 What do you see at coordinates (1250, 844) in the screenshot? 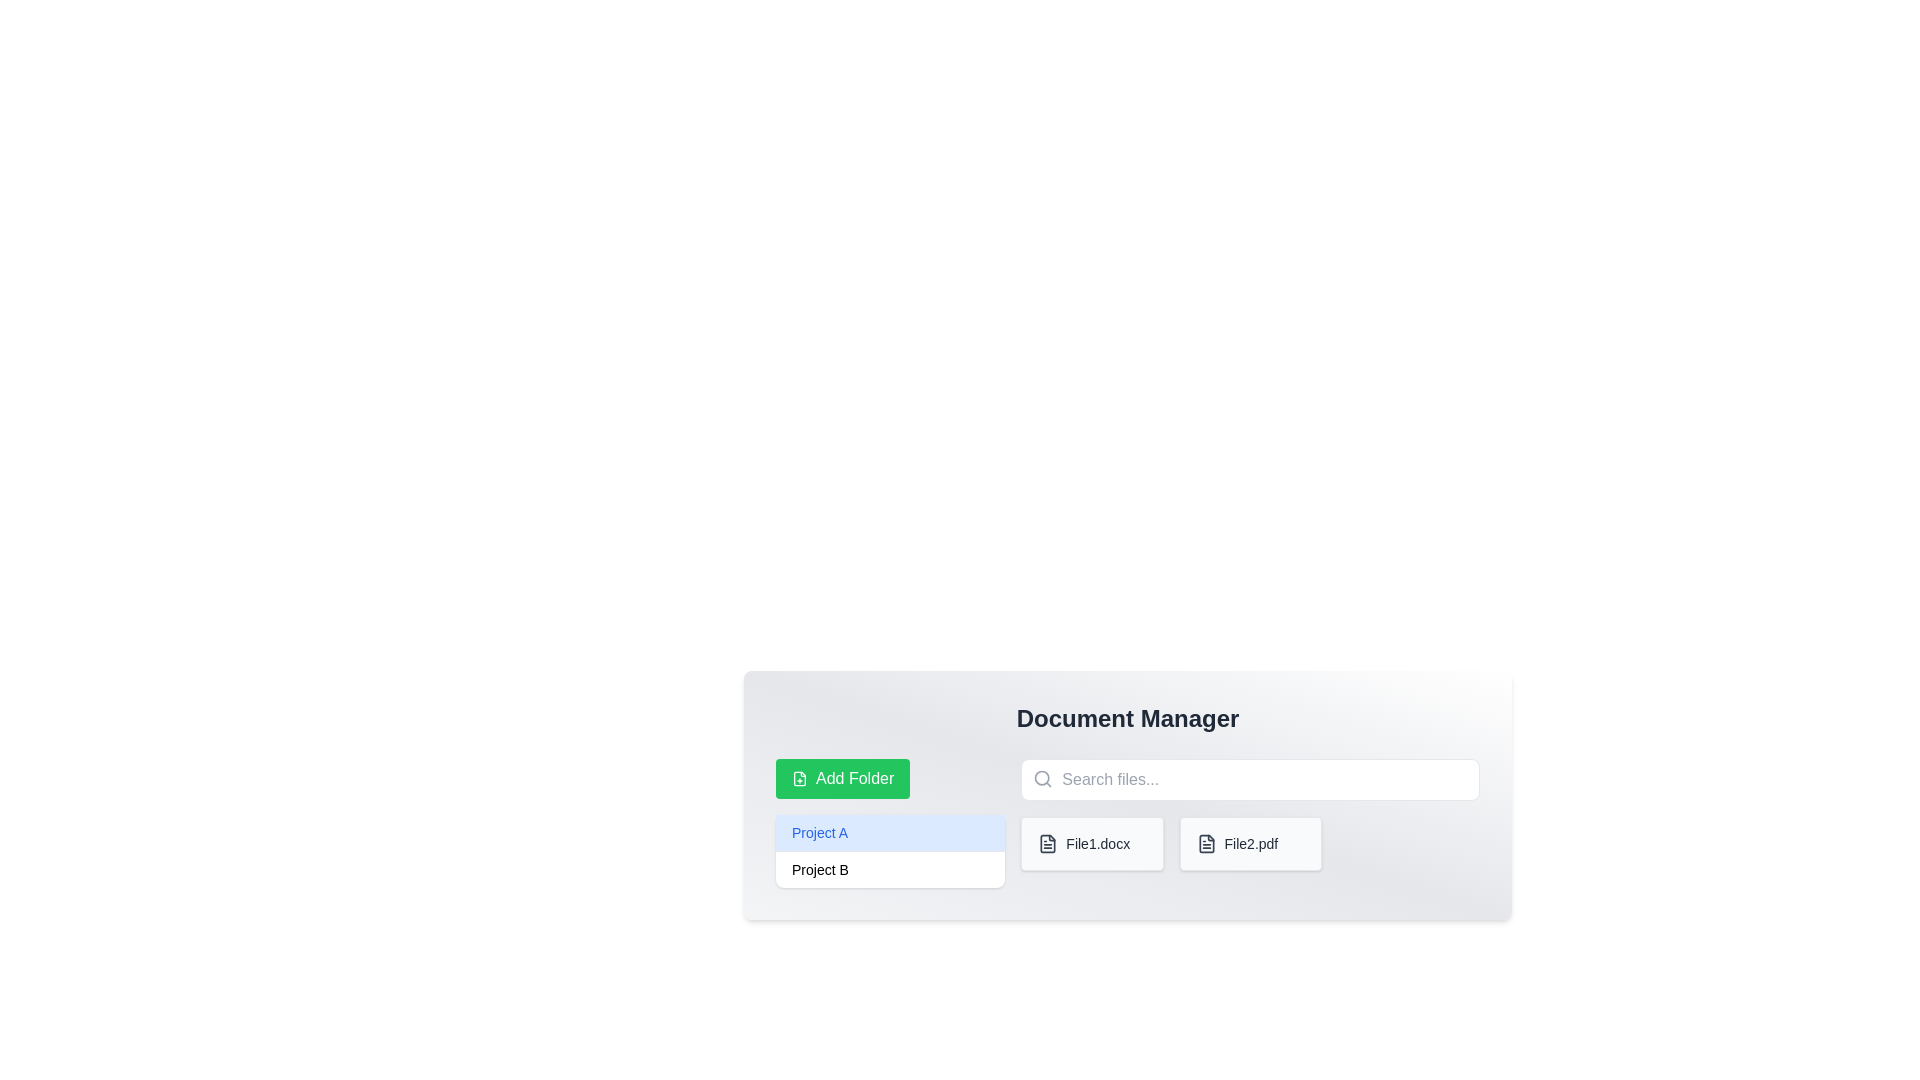
I see `the static text label 'File2.pdf' which is styled with a smaller font size and medium weight, located in the file card on the middle-right of the Document Manager interface` at bounding box center [1250, 844].